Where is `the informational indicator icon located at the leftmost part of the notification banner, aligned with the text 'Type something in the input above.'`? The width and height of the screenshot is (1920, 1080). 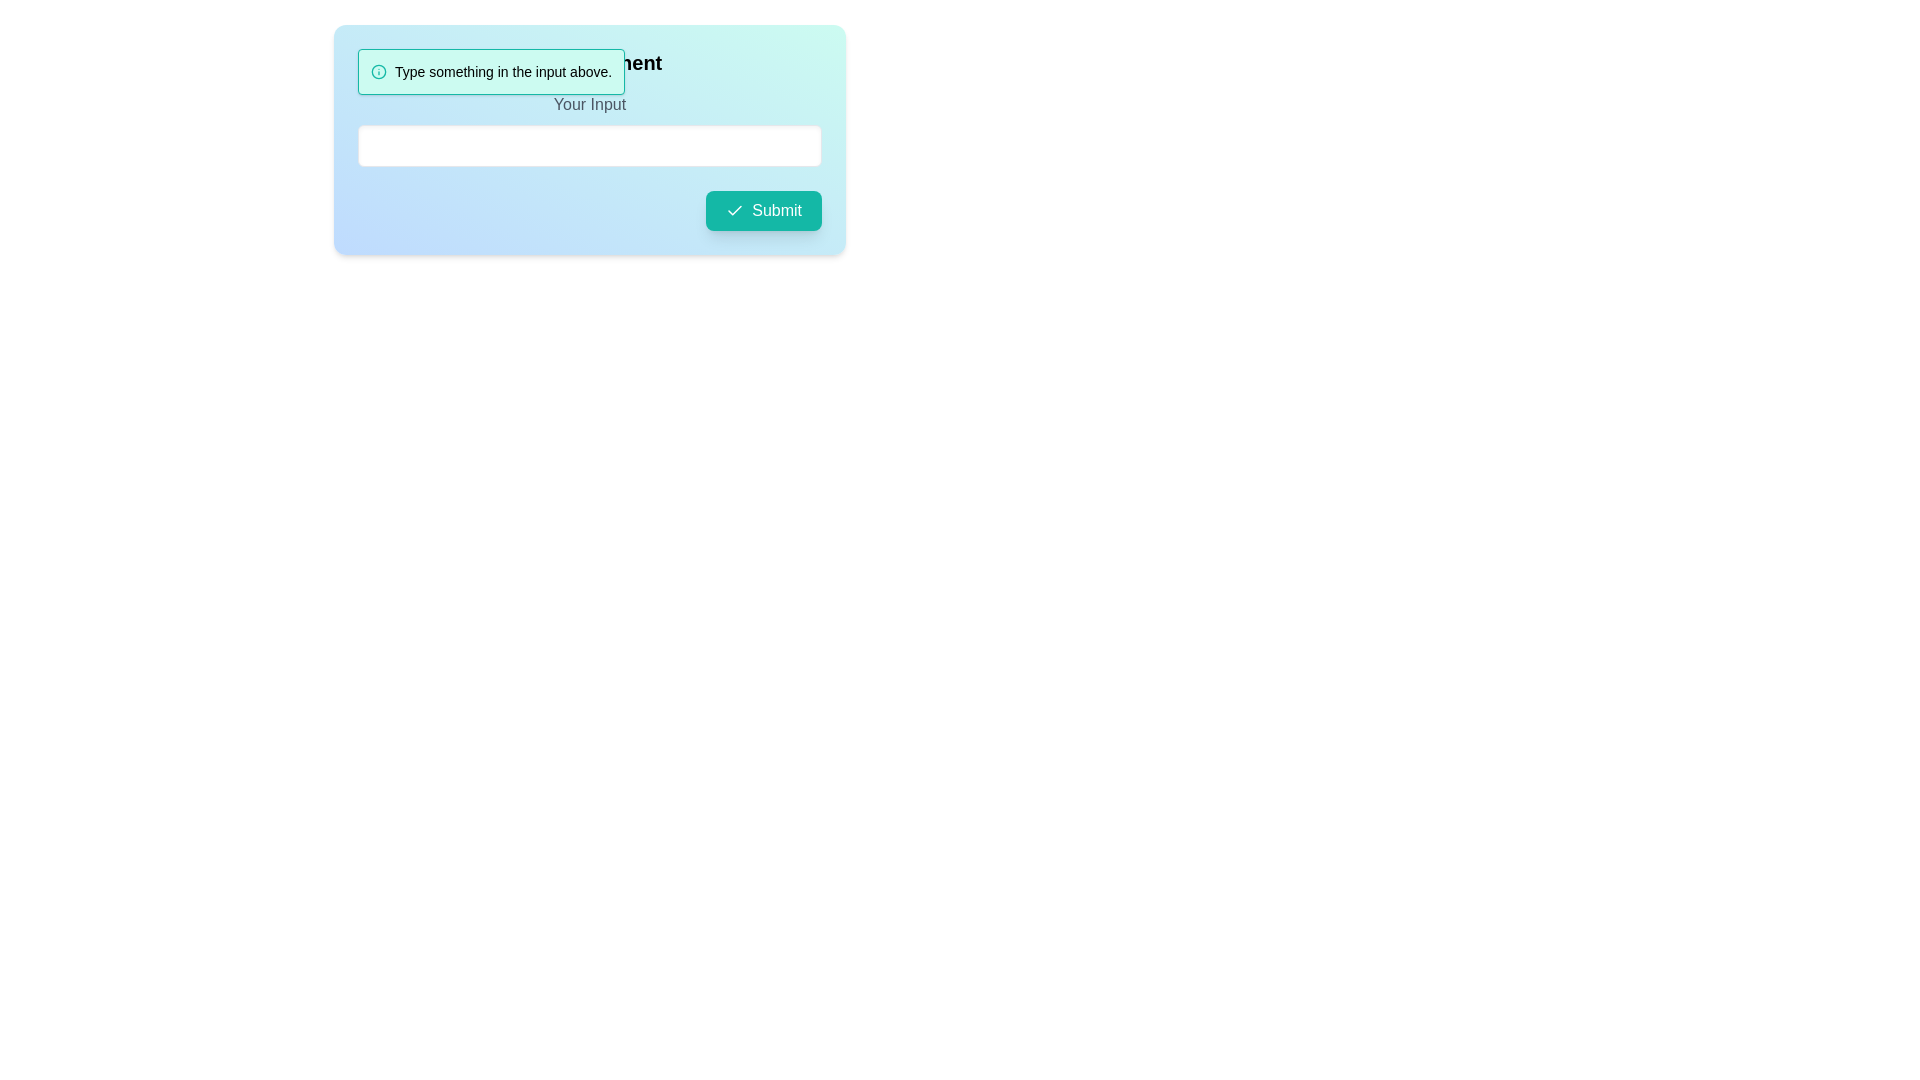
the informational indicator icon located at the leftmost part of the notification banner, aligned with the text 'Type something in the input above.' is located at coordinates (379, 71).